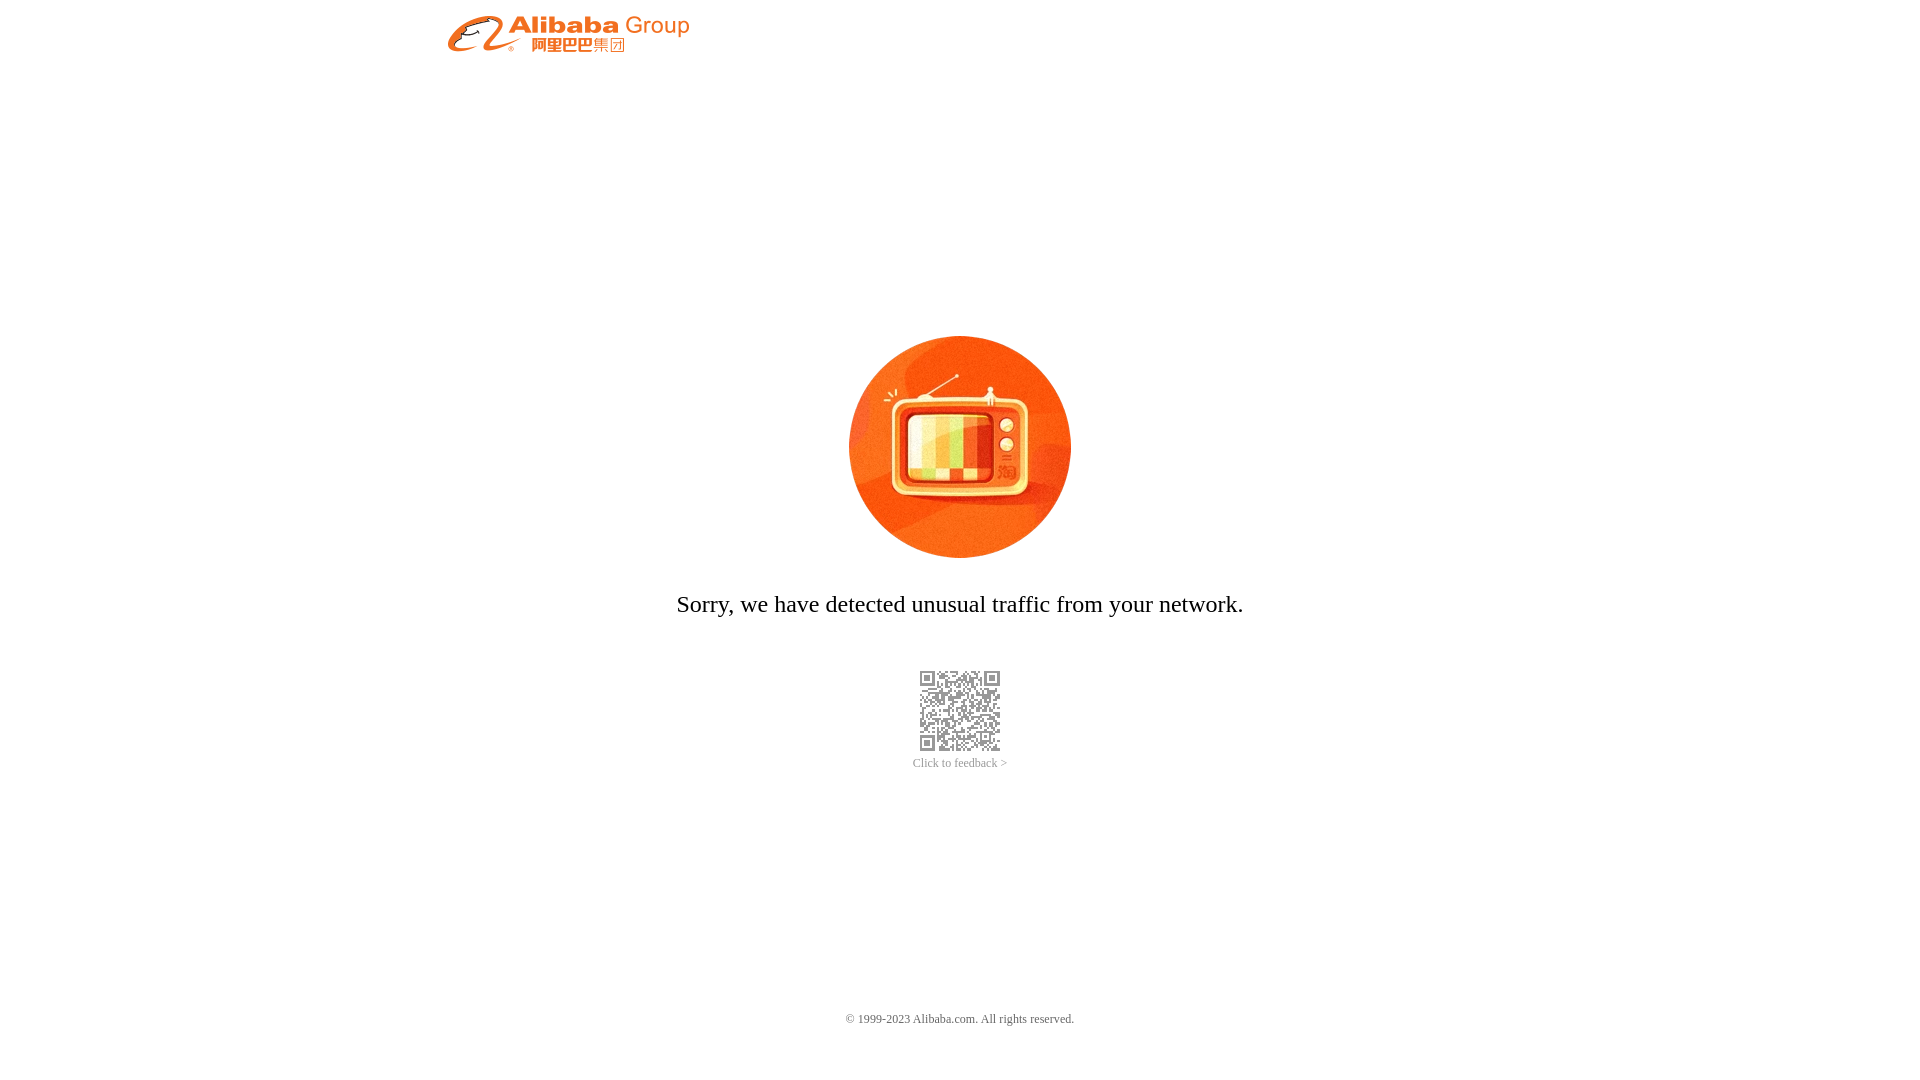 The image size is (1920, 1080). Describe the element at coordinates (960, 763) in the screenshot. I see `'Click to feedback >'` at that location.